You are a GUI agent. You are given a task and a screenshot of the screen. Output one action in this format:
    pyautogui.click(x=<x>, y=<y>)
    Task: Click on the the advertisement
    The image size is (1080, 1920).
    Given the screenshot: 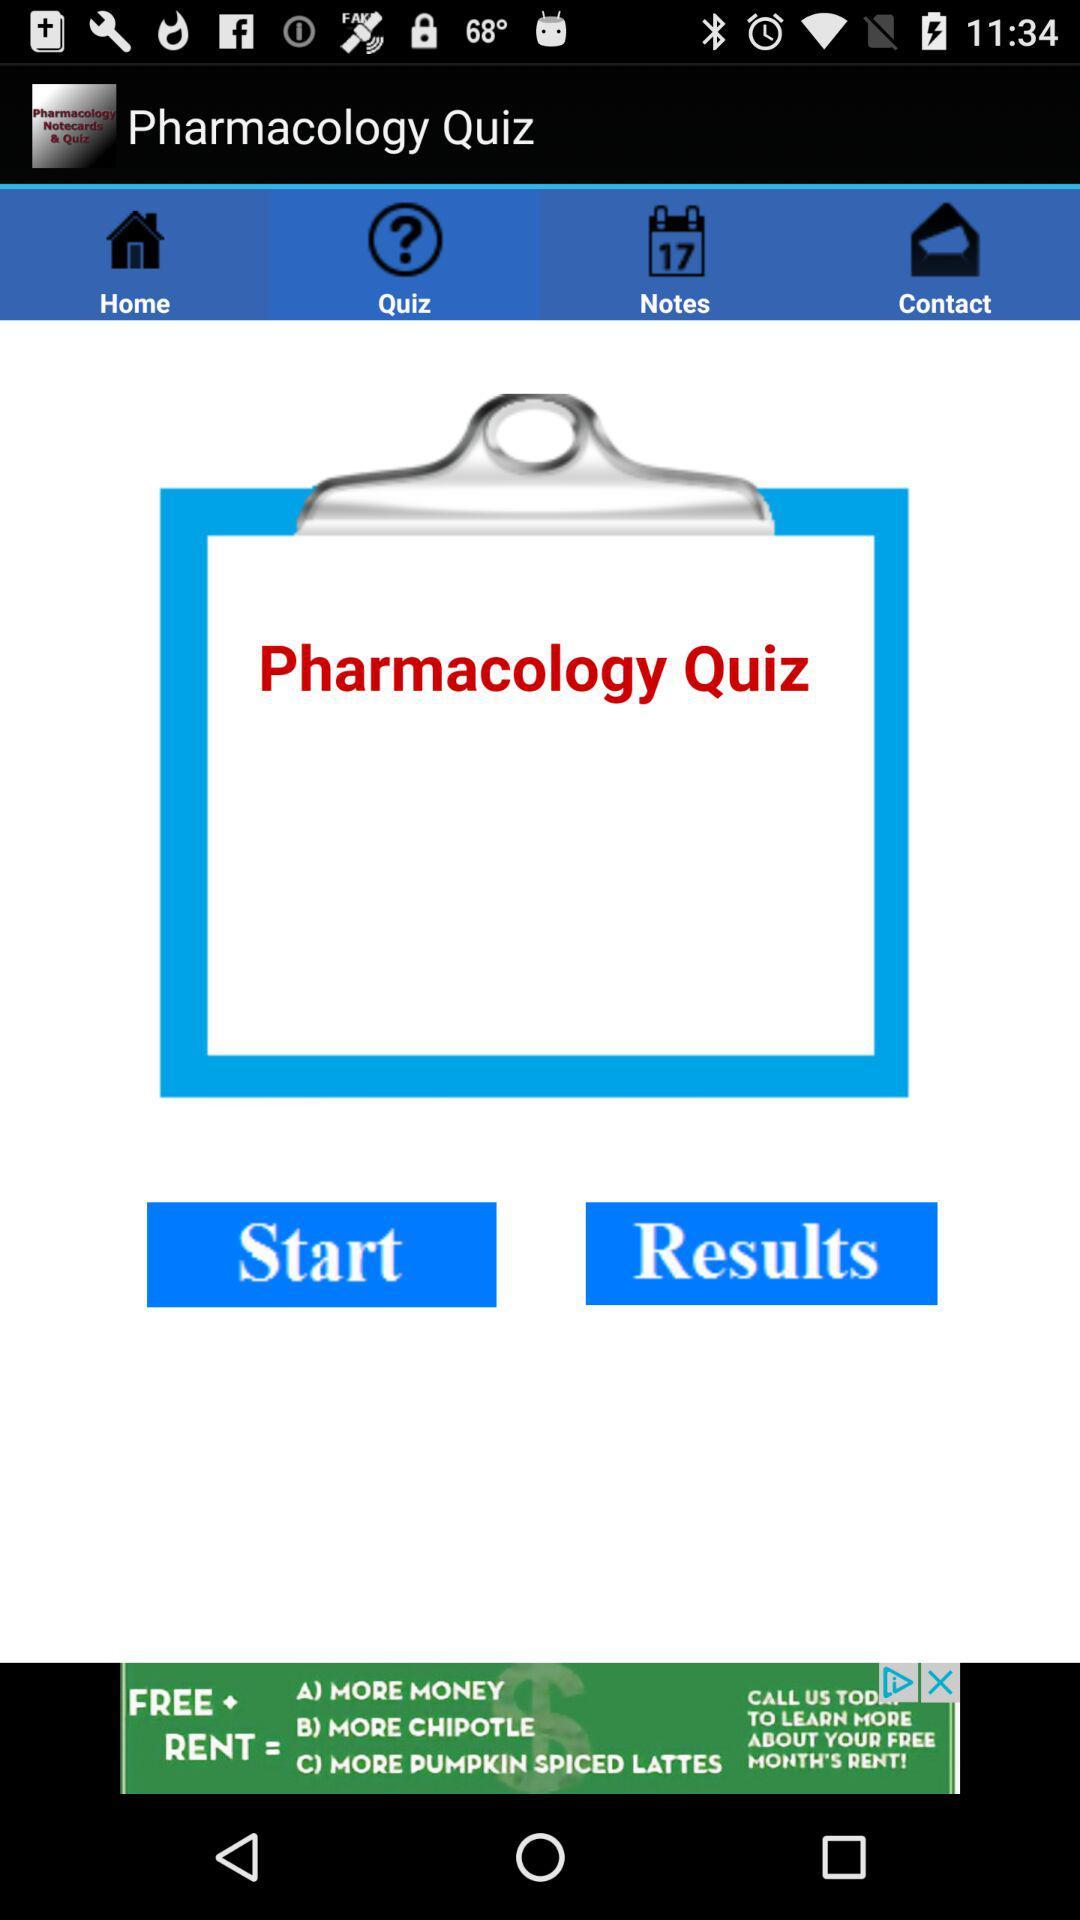 What is the action you would take?
    pyautogui.click(x=540, y=1727)
    